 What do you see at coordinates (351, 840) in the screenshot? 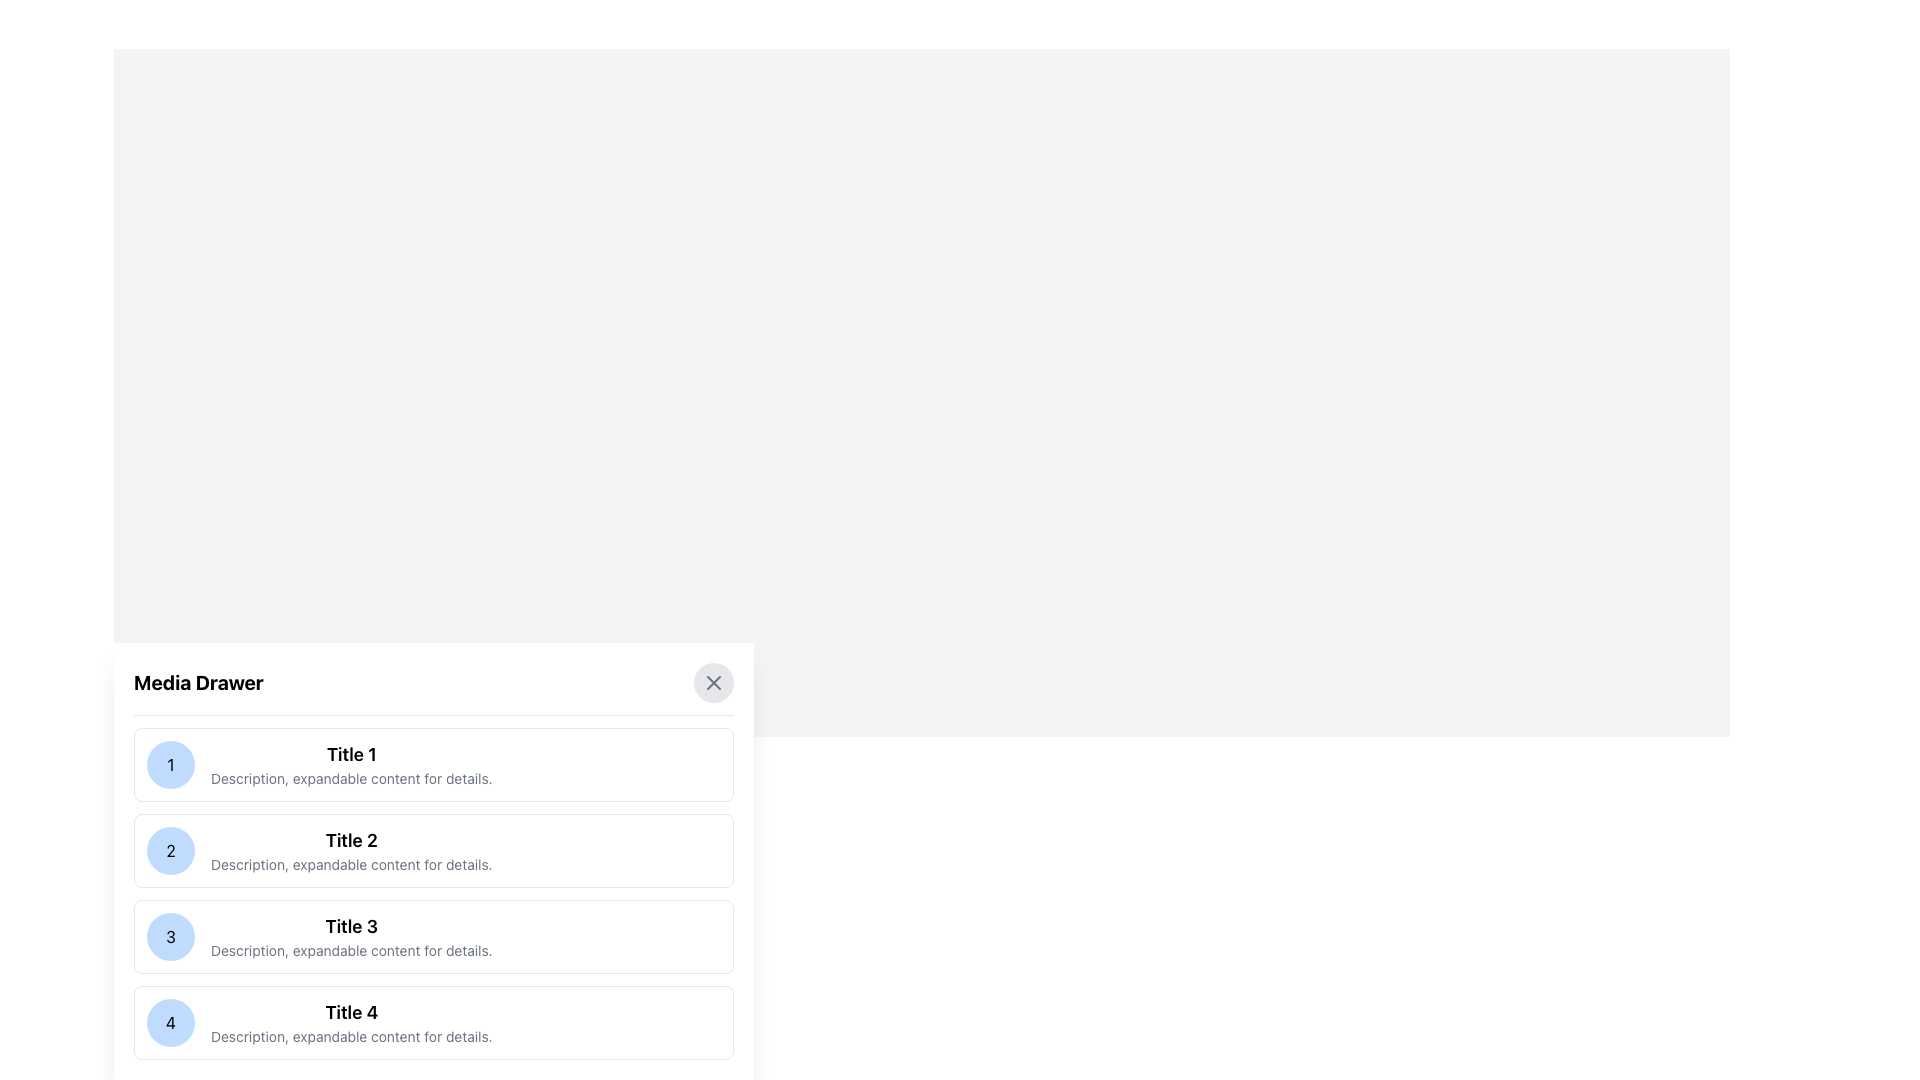
I see `the bold text label reading 'Title 2' in the second entry of the vertically stacked list in the 'Media Drawer'` at bounding box center [351, 840].